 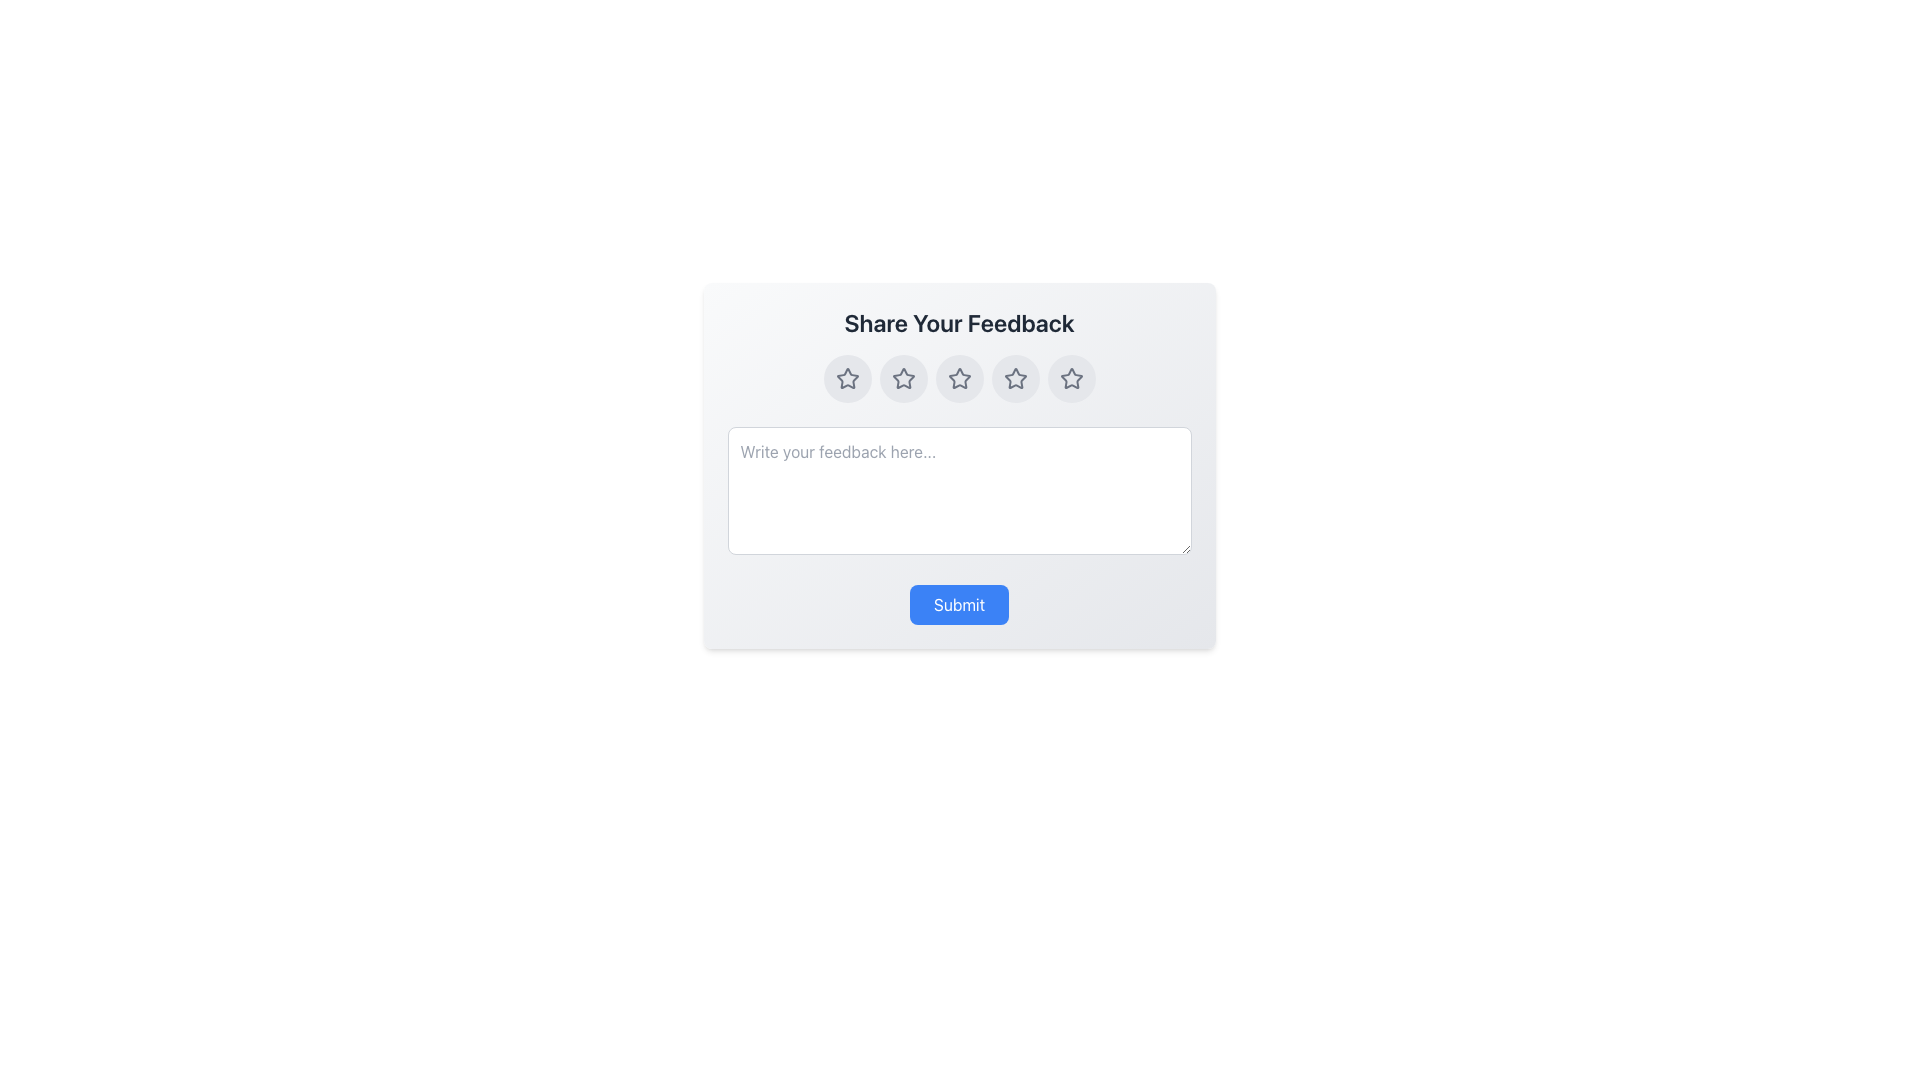 What do you see at coordinates (958, 604) in the screenshot?
I see `the feedback submission button located at the bottom of the feedback submission card` at bounding box center [958, 604].